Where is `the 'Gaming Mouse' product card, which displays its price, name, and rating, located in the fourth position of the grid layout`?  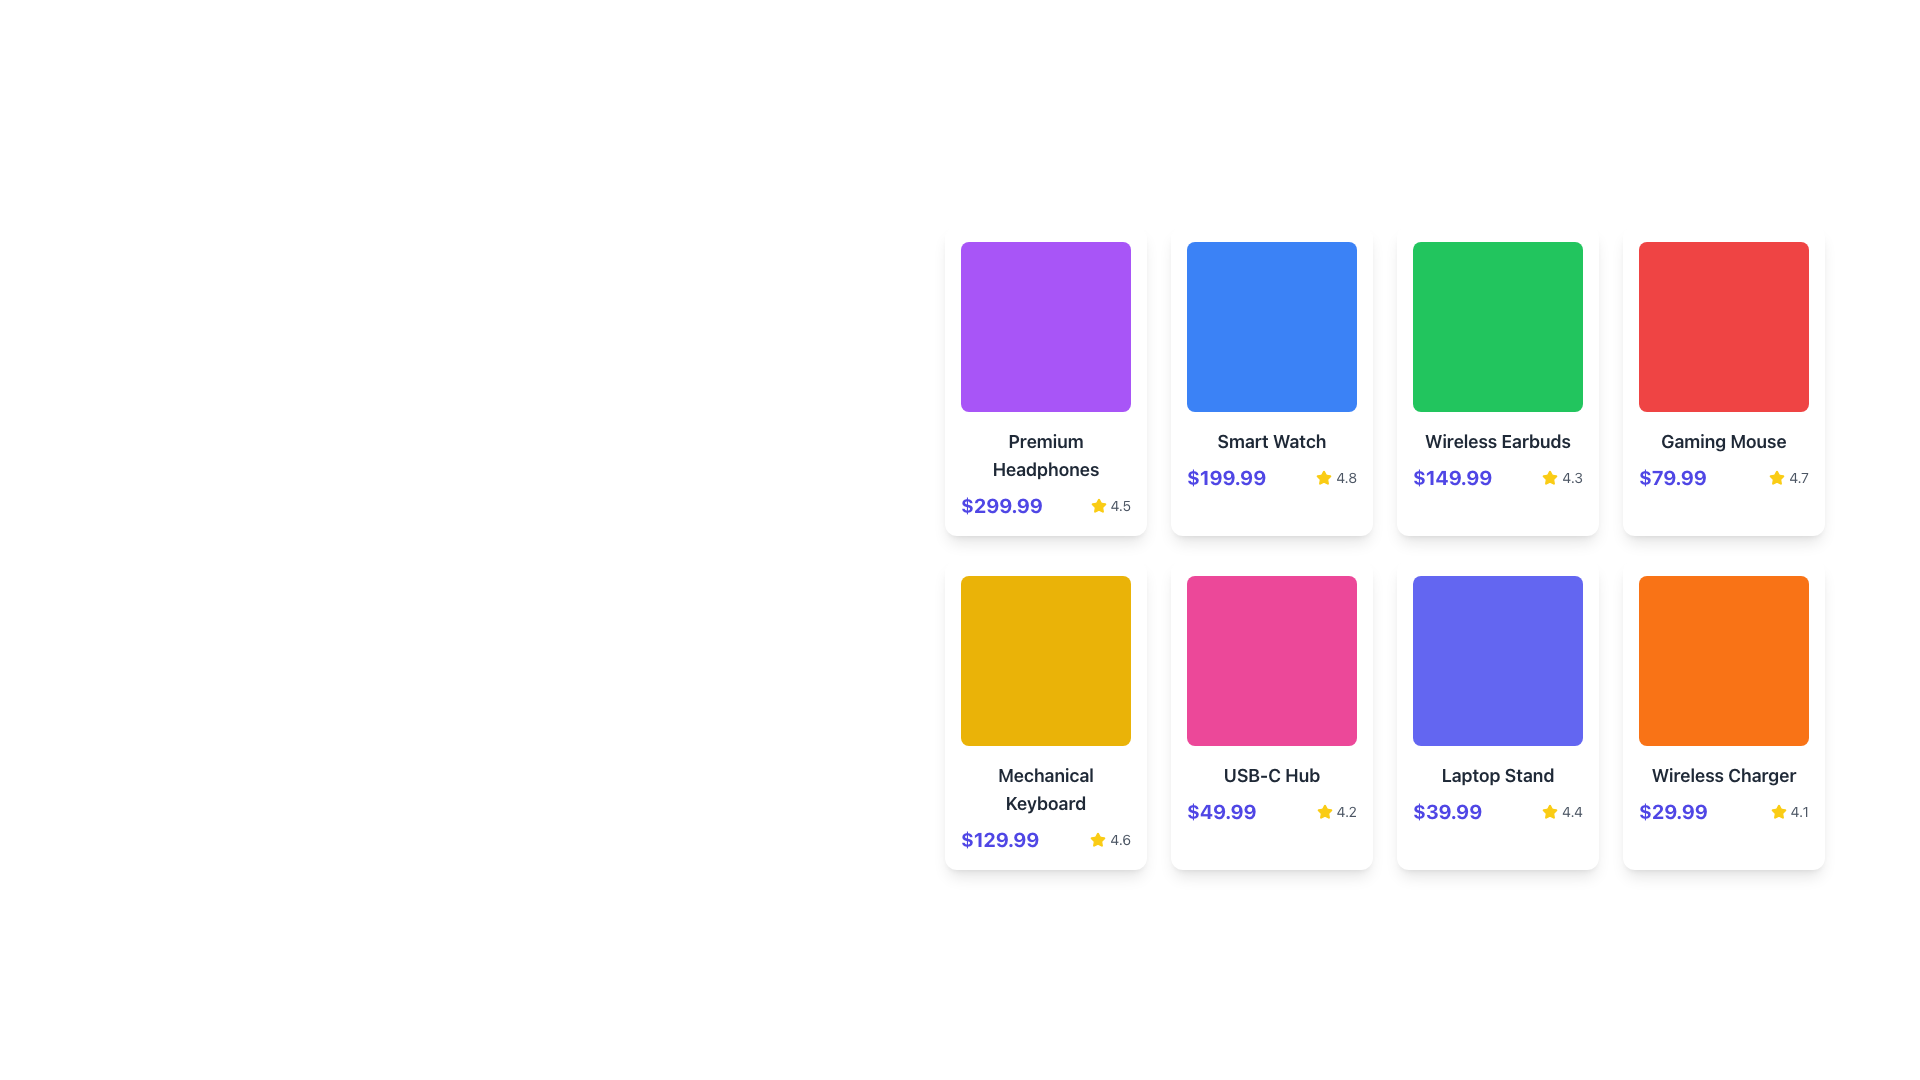 the 'Gaming Mouse' product card, which displays its price, name, and rating, located in the fourth position of the grid layout is located at coordinates (1722, 381).